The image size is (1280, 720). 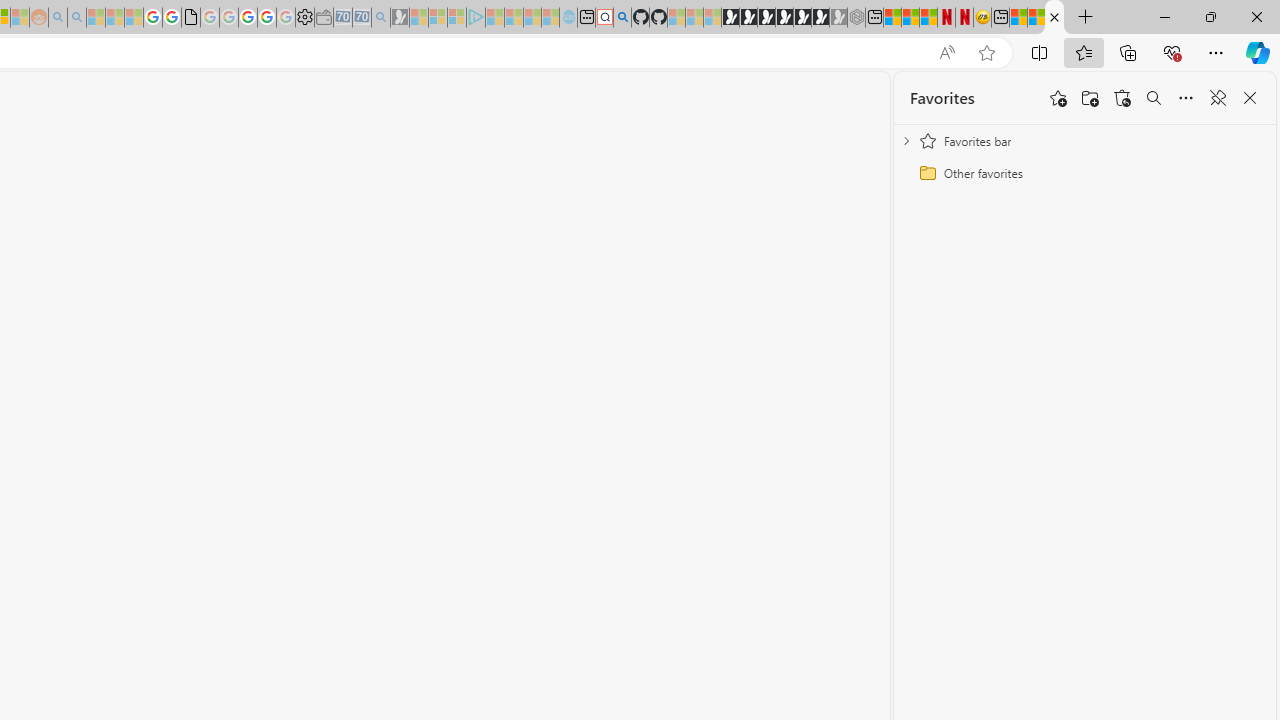 What do you see at coordinates (381, 17) in the screenshot?
I see `'Bing Real Estate - Home sales and rental listings - Sleeping'` at bounding box center [381, 17].